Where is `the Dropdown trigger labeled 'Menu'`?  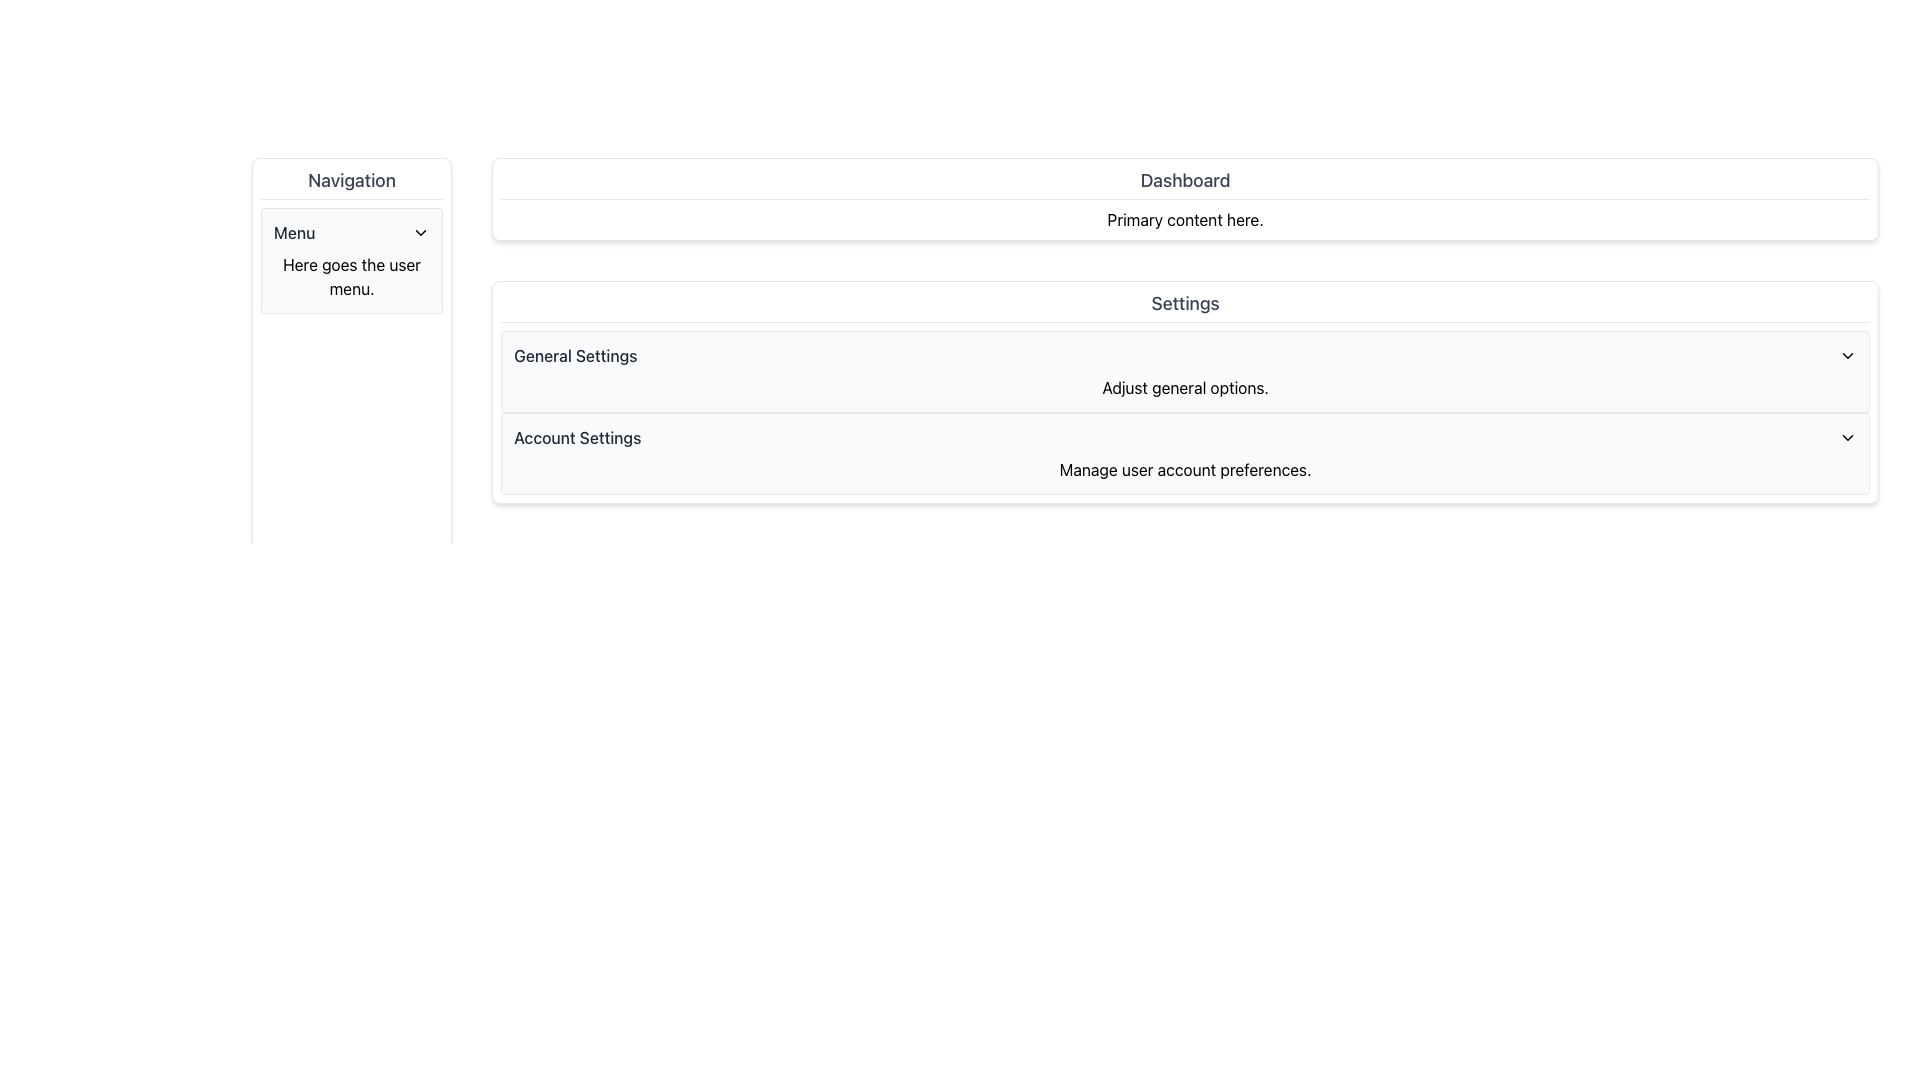
the Dropdown trigger labeled 'Menu' is located at coordinates (352, 231).